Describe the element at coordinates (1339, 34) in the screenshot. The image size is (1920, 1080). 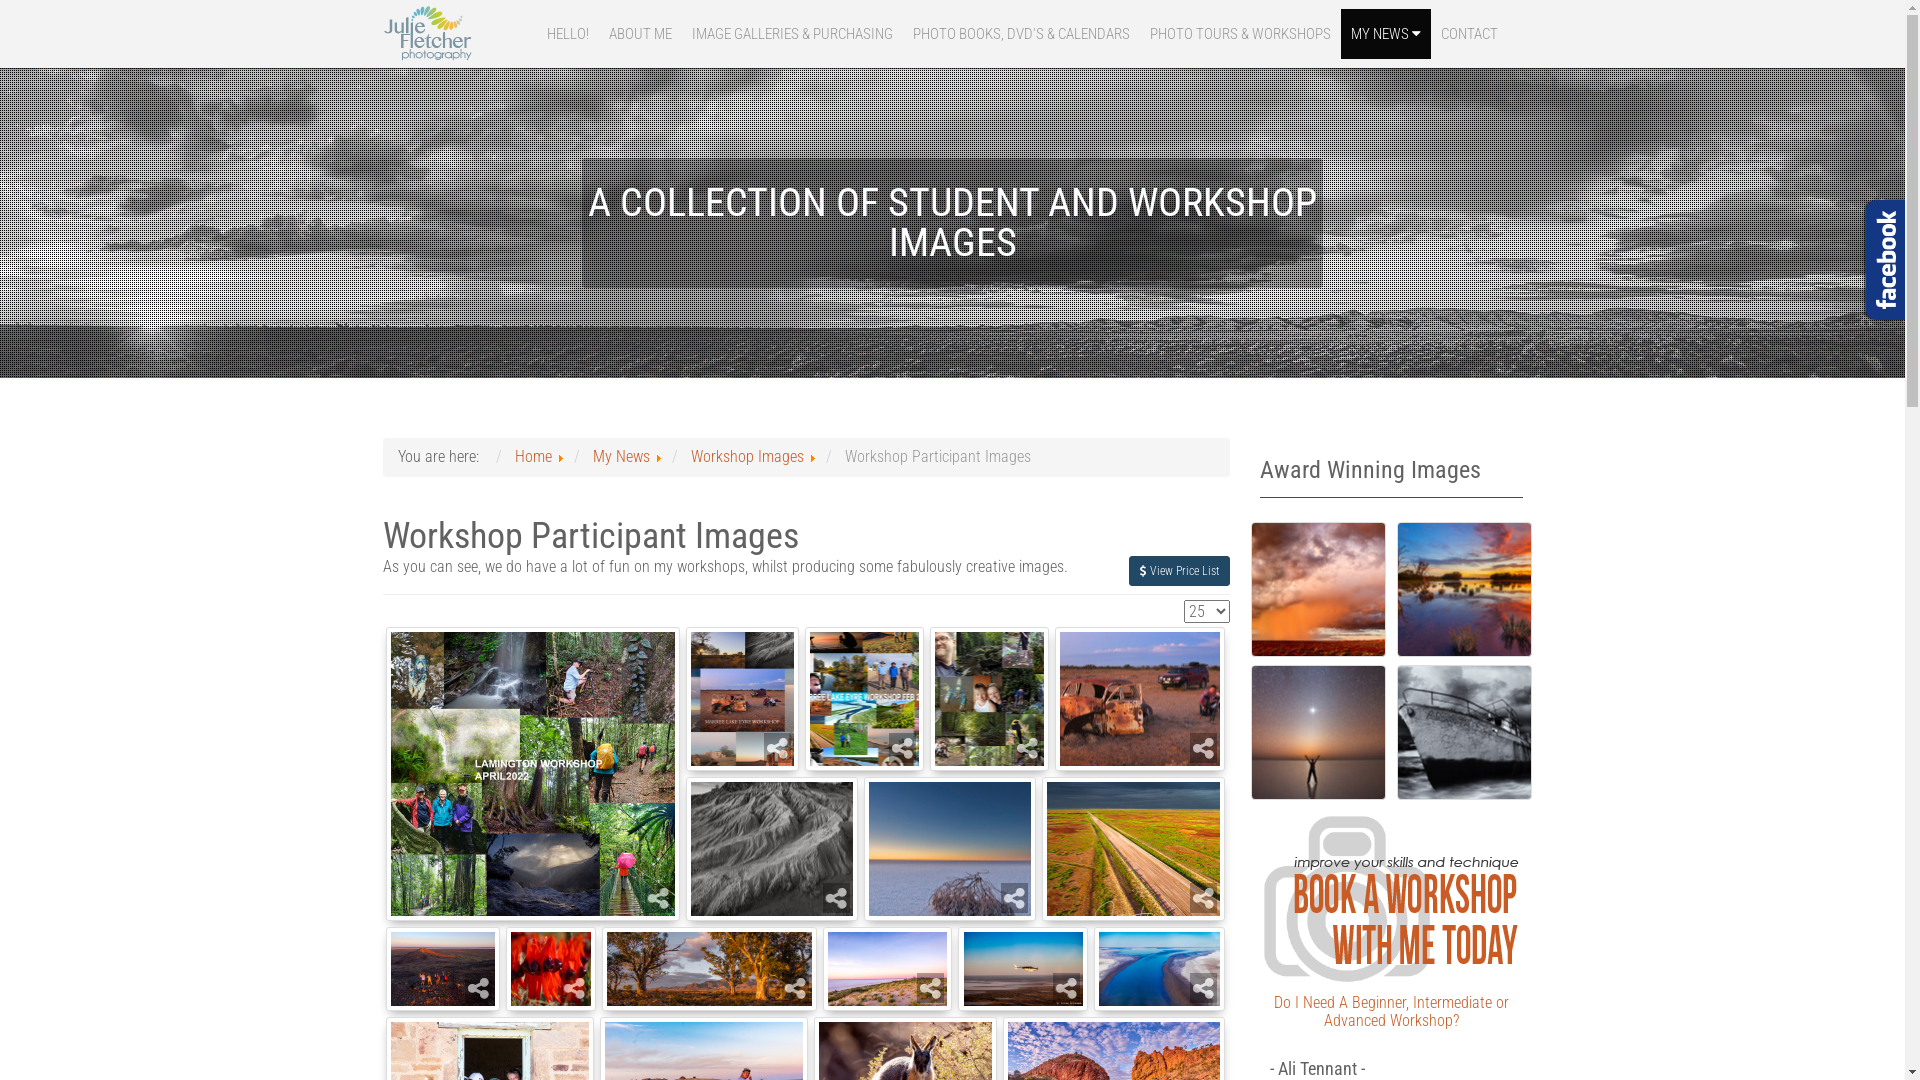
I see `'MY NEWS'` at that location.